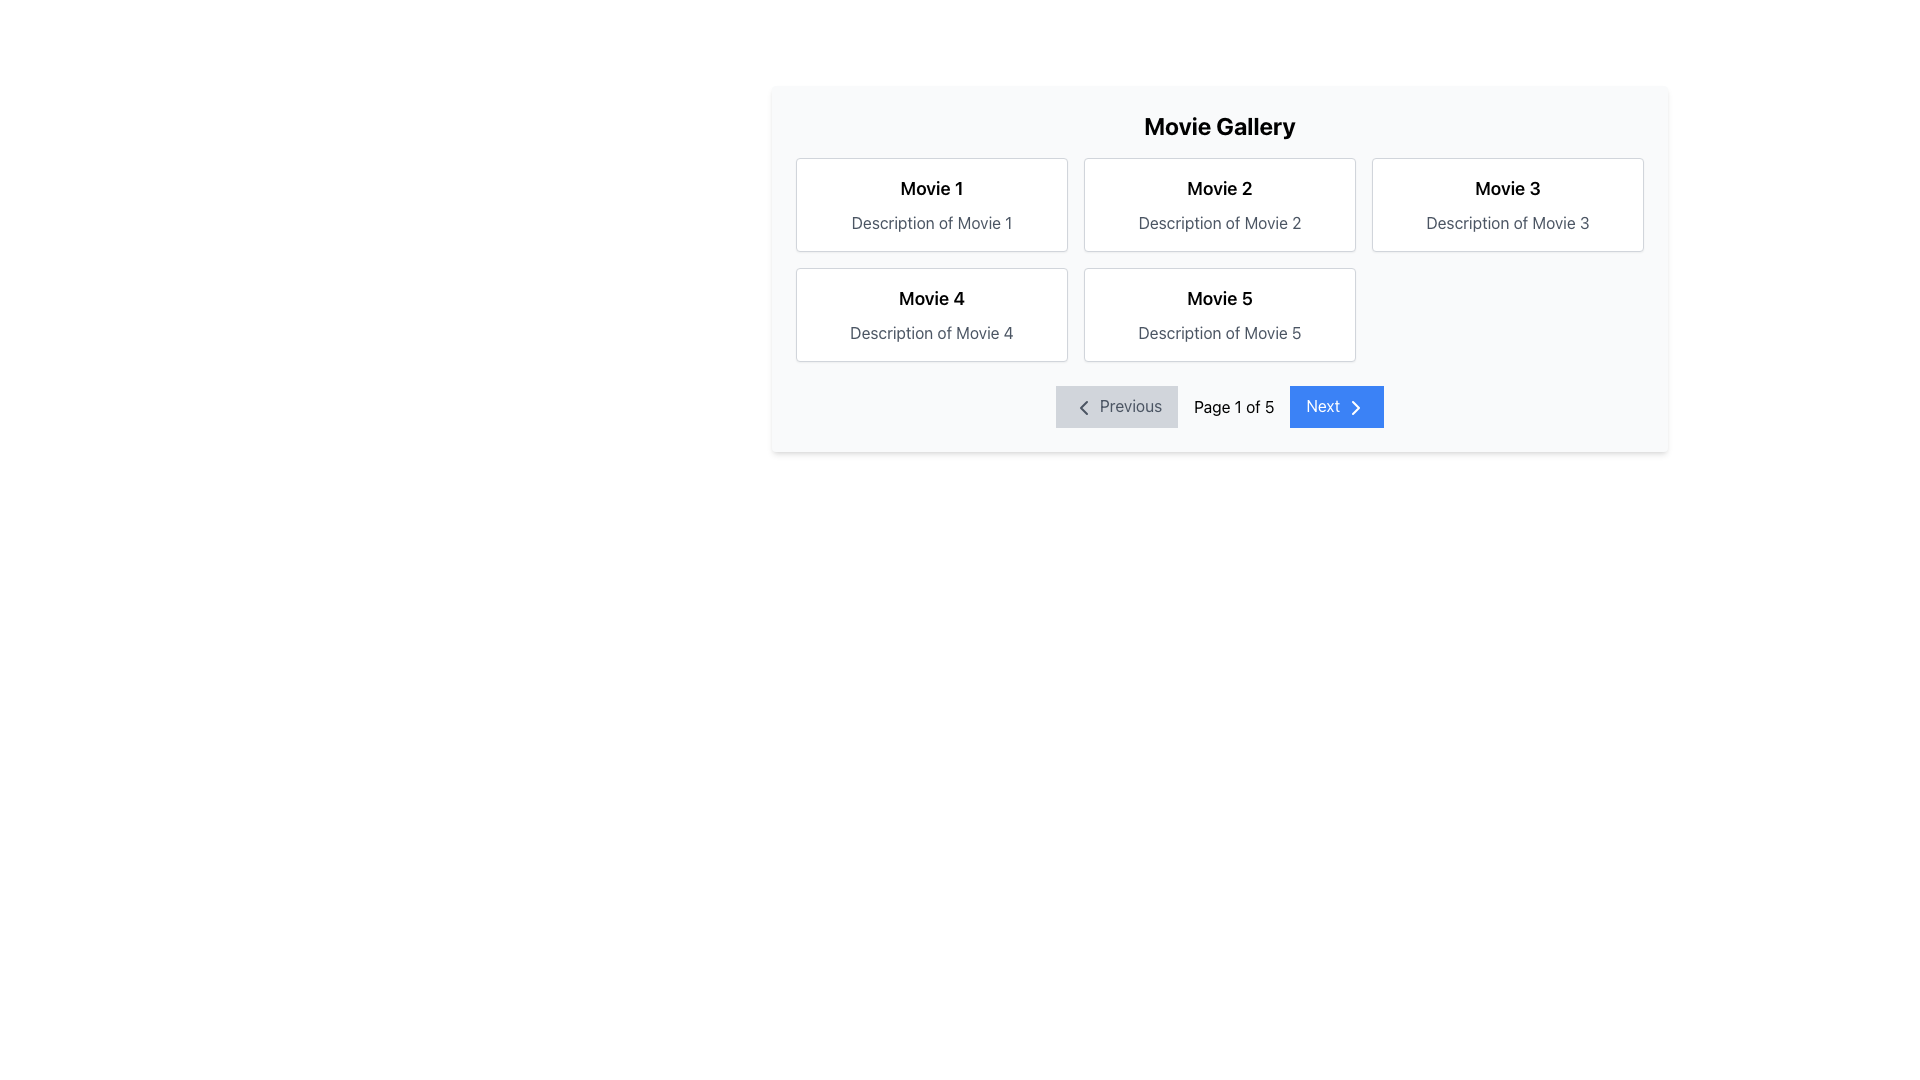  What do you see at coordinates (1233, 405) in the screenshot?
I see `the Text Display element that shows 'Page 1 of 5', located between the 'Previous' and 'Next' buttons in the bottom navigation bar` at bounding box center [1233, 405].